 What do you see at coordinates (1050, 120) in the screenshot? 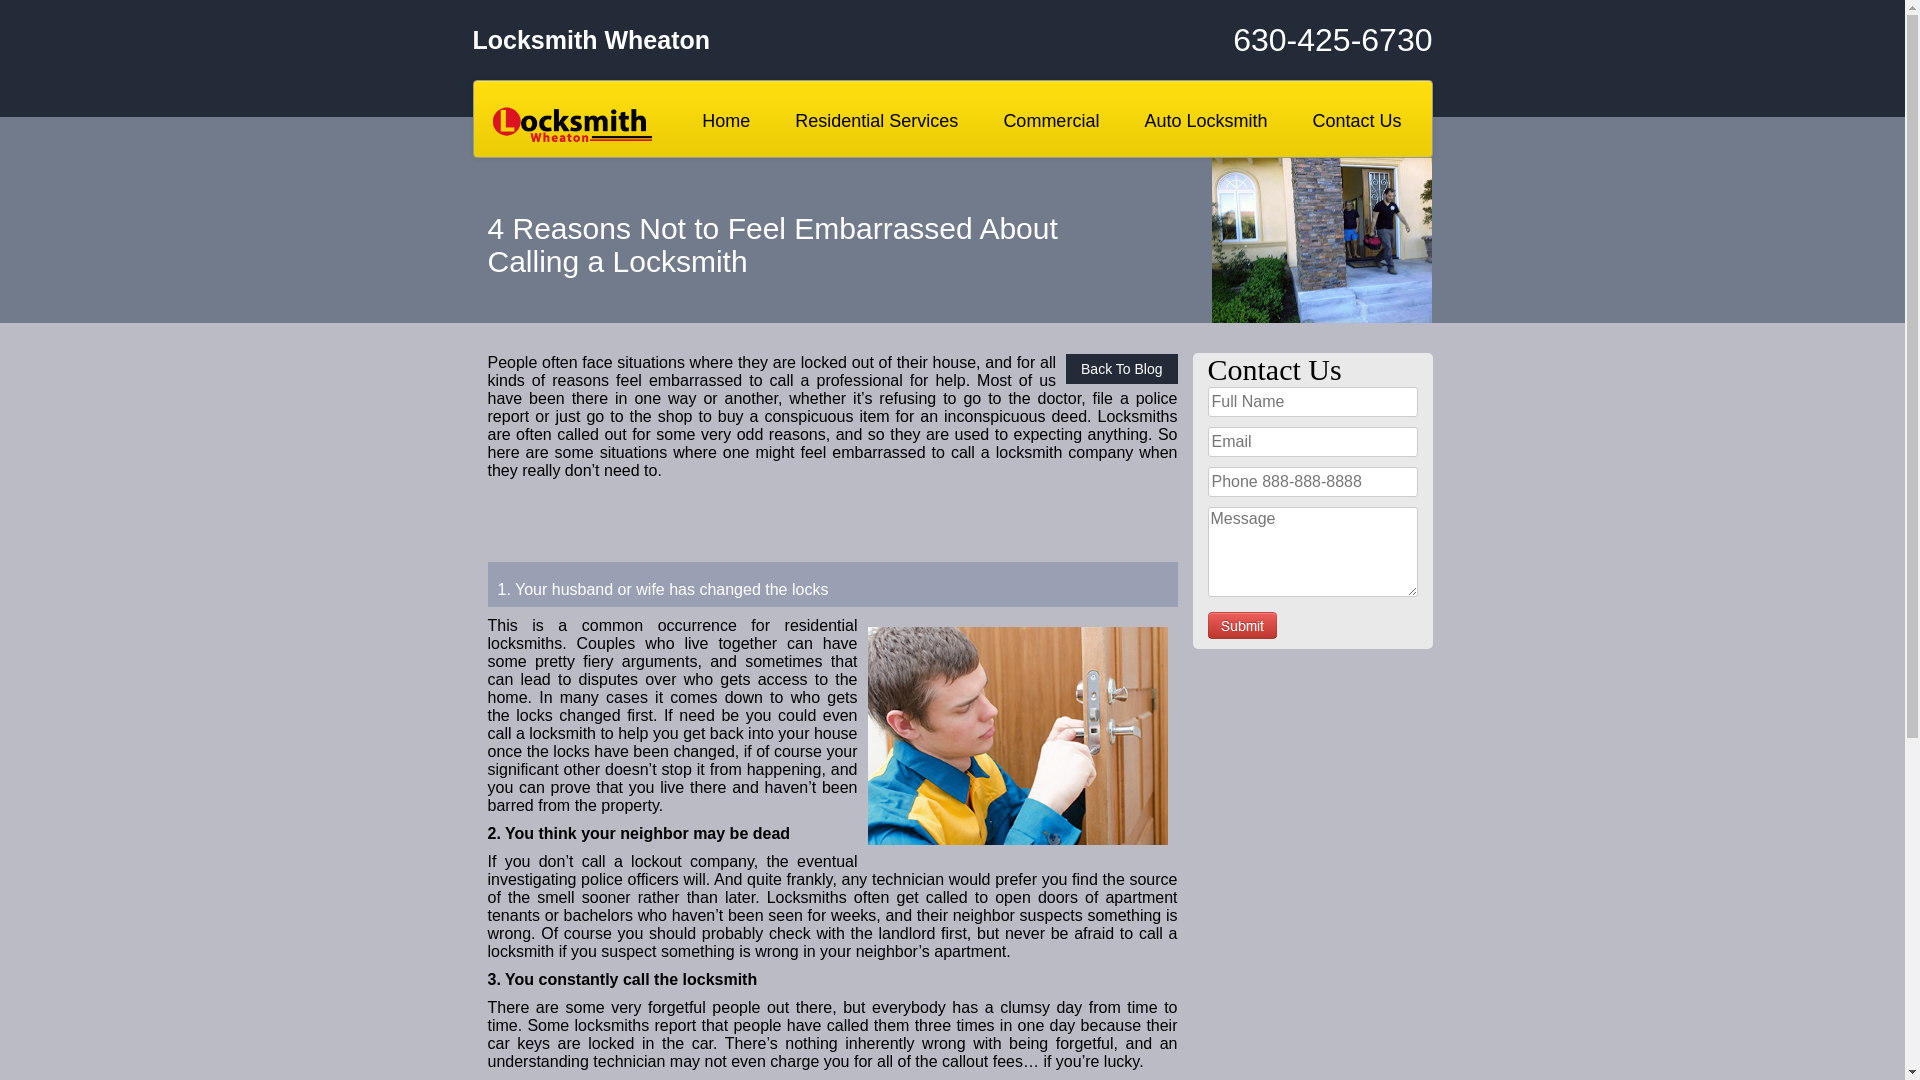
I see `'Commercial'` at bounding box center [1050, 120].